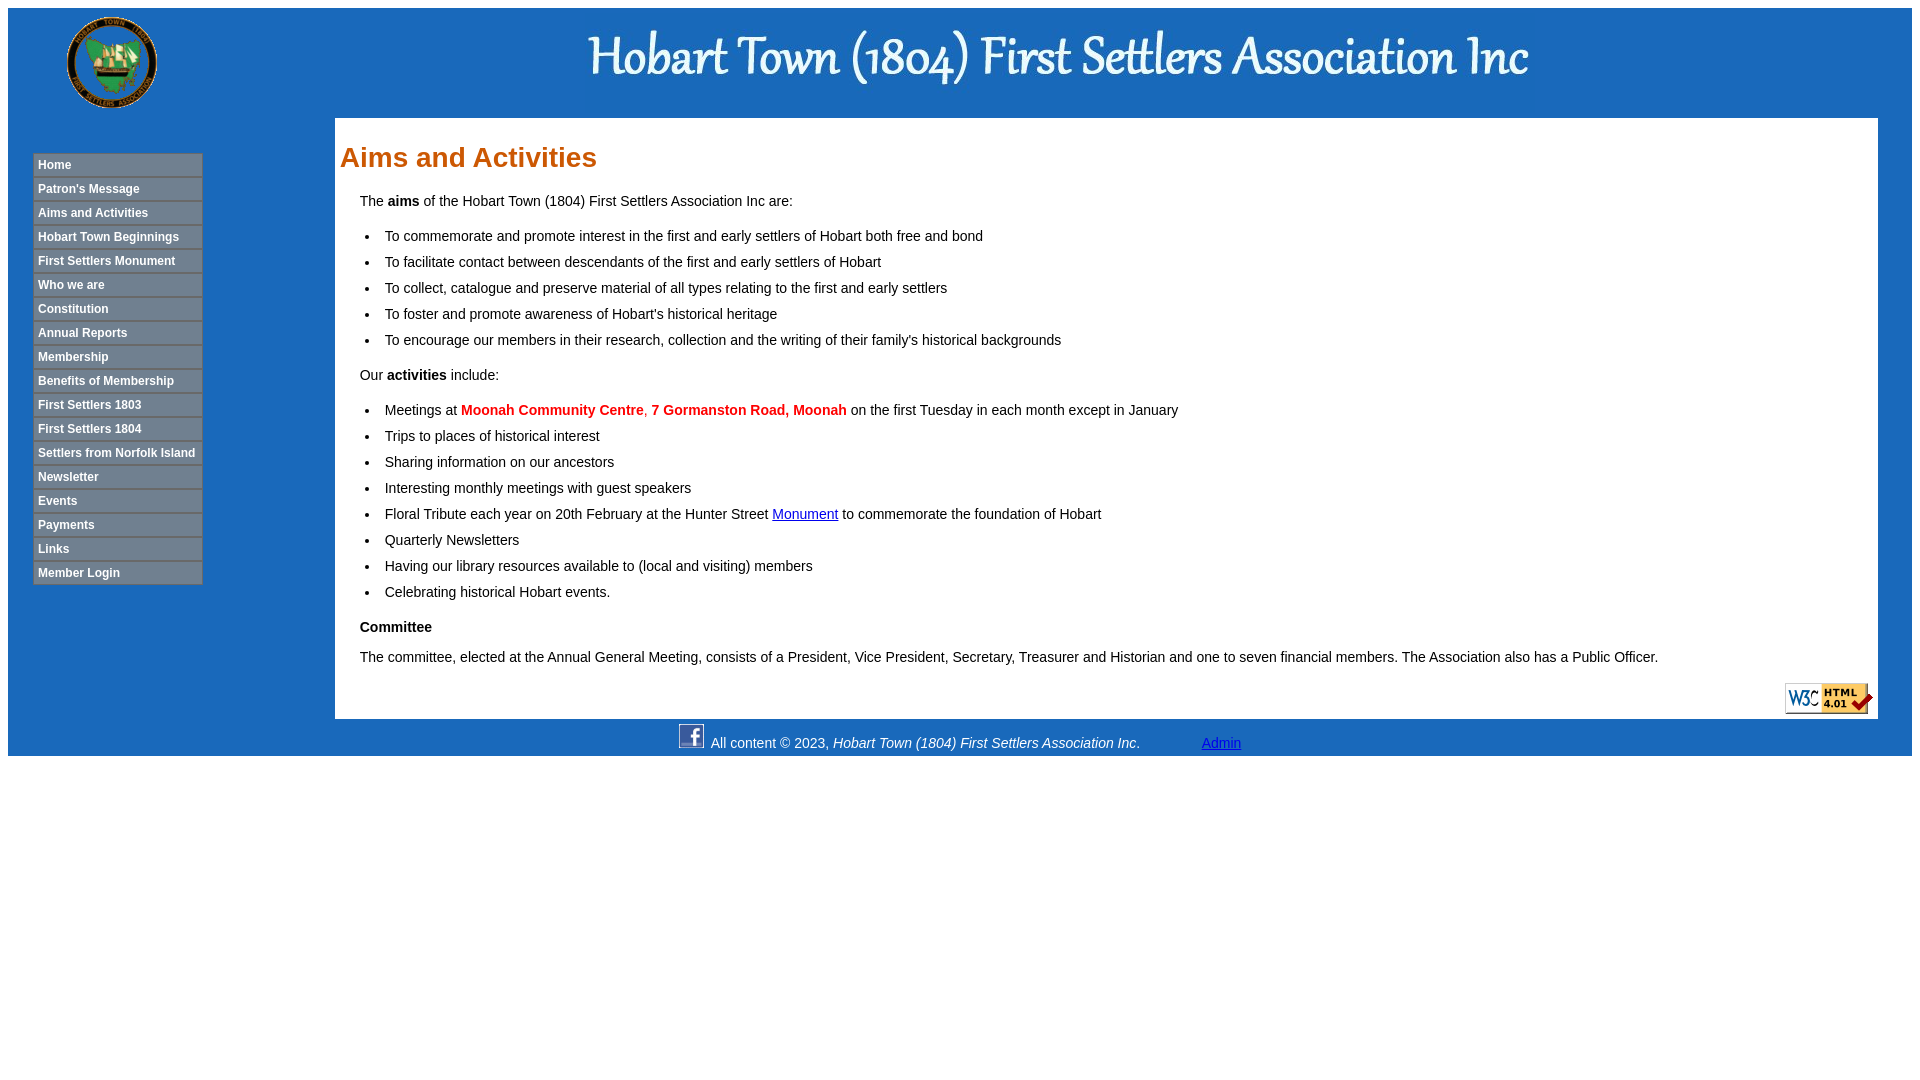 The image size is (1920, 1080). What do you see at coordinates (33, 500) in the screenshot?
I see `'Events'` at bounding box center [33, 500].